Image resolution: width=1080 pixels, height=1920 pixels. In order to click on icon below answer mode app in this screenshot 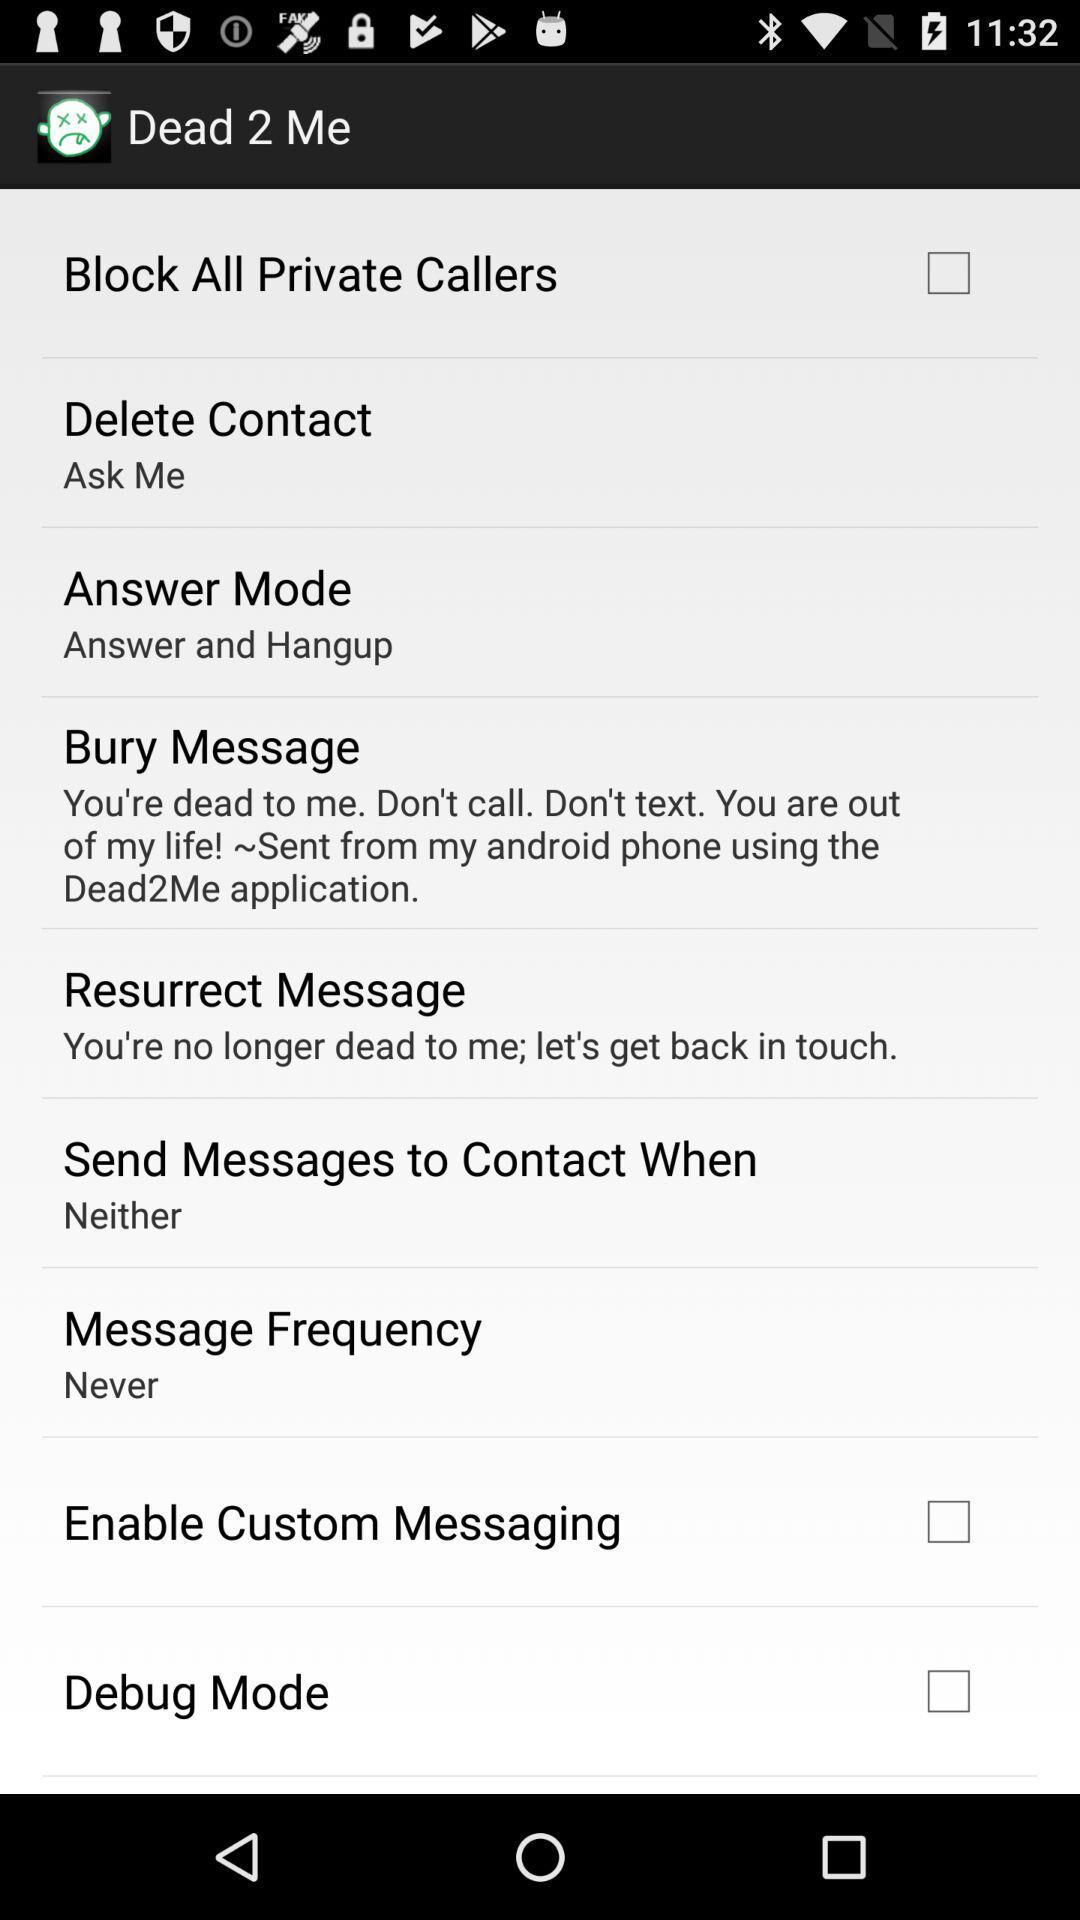, I will do `click(226, 643)`.